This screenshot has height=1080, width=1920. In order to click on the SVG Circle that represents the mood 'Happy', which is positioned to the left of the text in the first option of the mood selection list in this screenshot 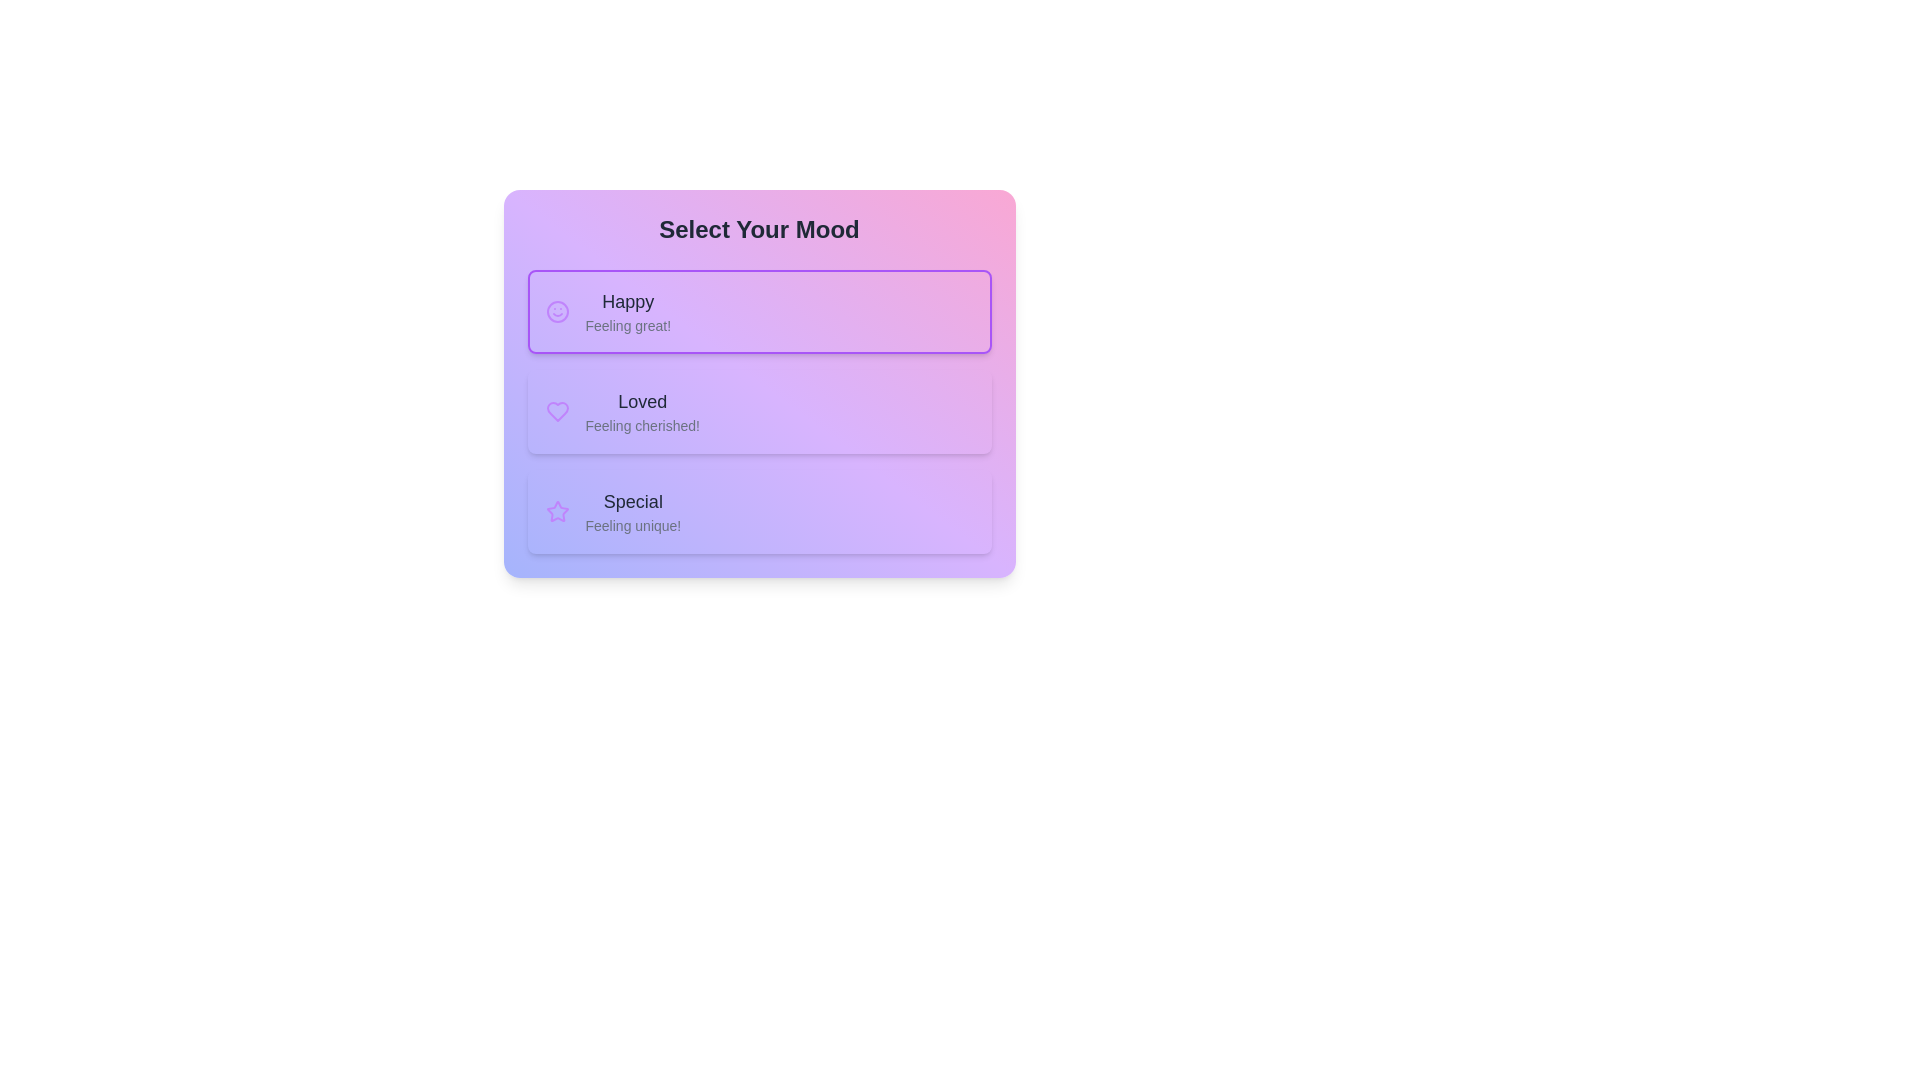, I will do `click(557, 312)`.